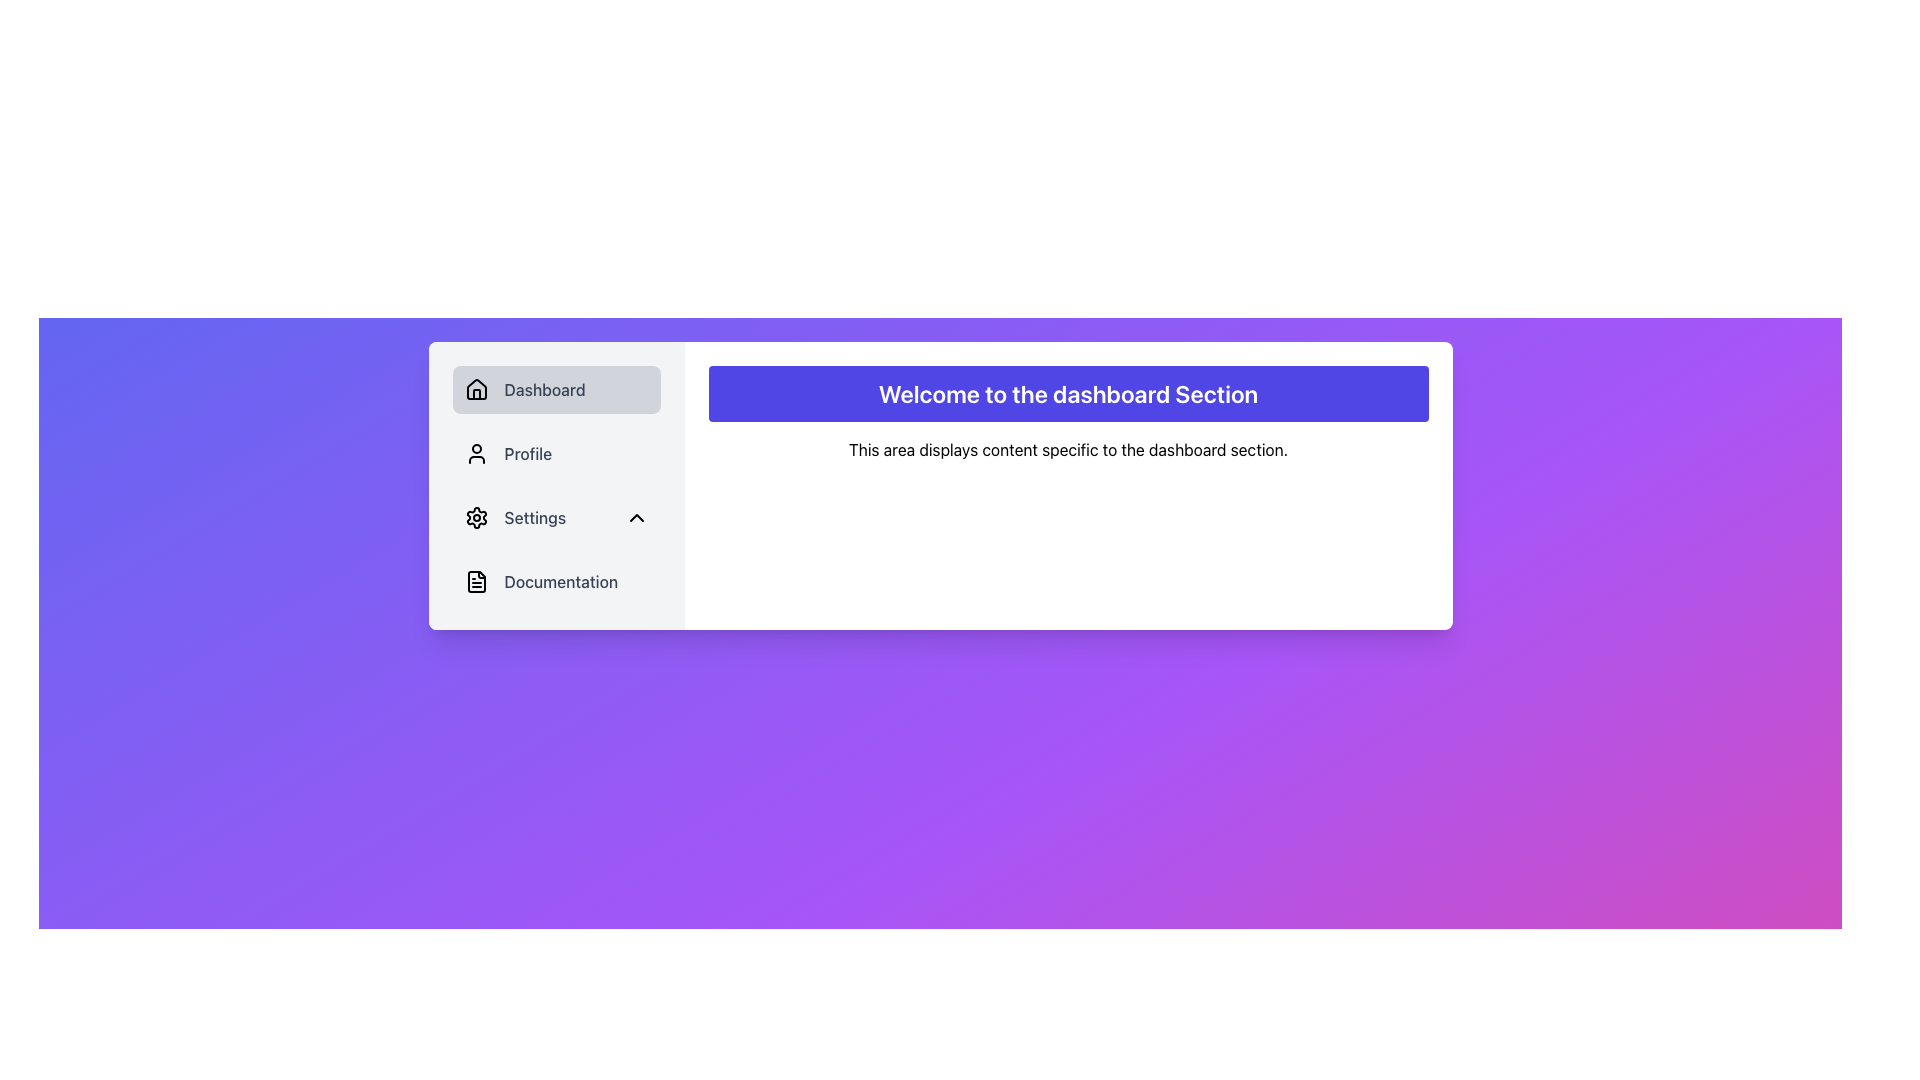 Image resolution: width=1920 pixels, height=1080 pixels. I want to click on the settings navigation item located in the vertical navigation panel on the left, third in the list, so click(556, 516).